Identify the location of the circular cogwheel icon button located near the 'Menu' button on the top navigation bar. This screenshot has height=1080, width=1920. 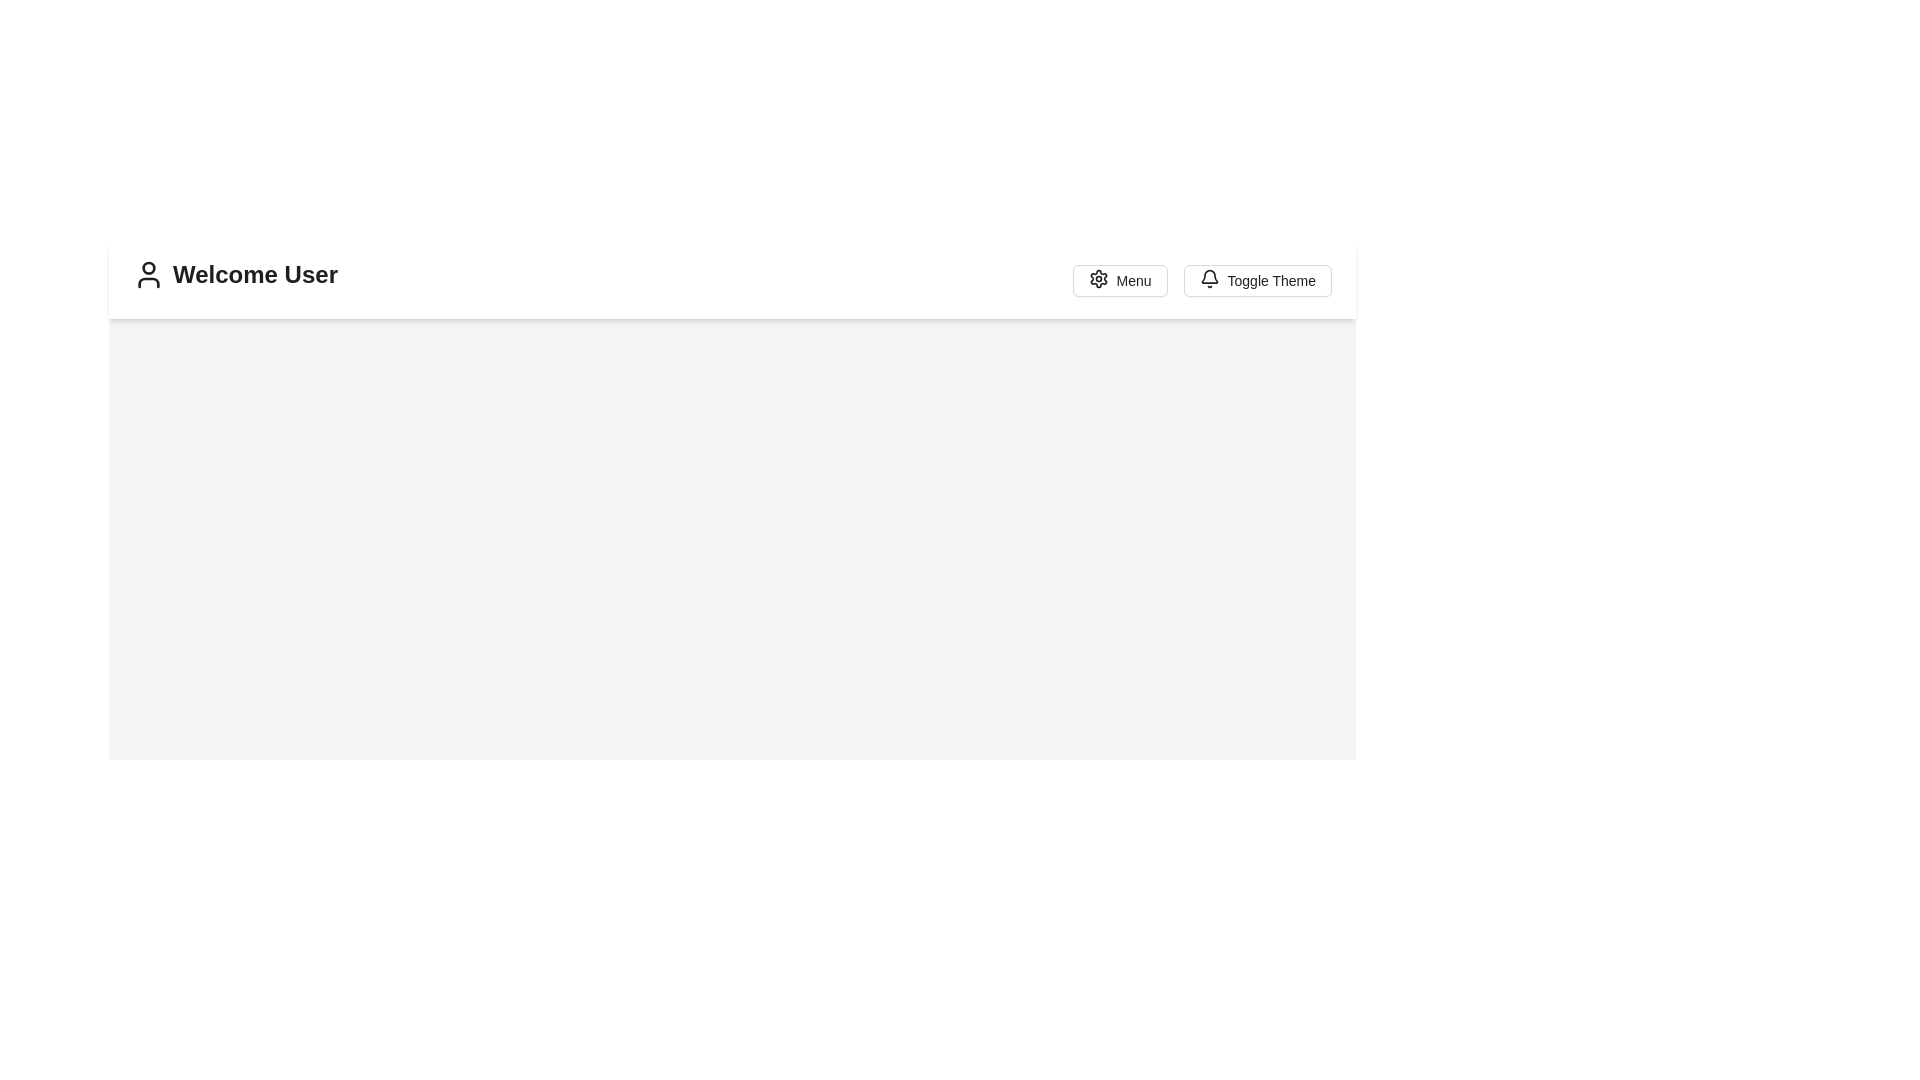
(1097, 278).